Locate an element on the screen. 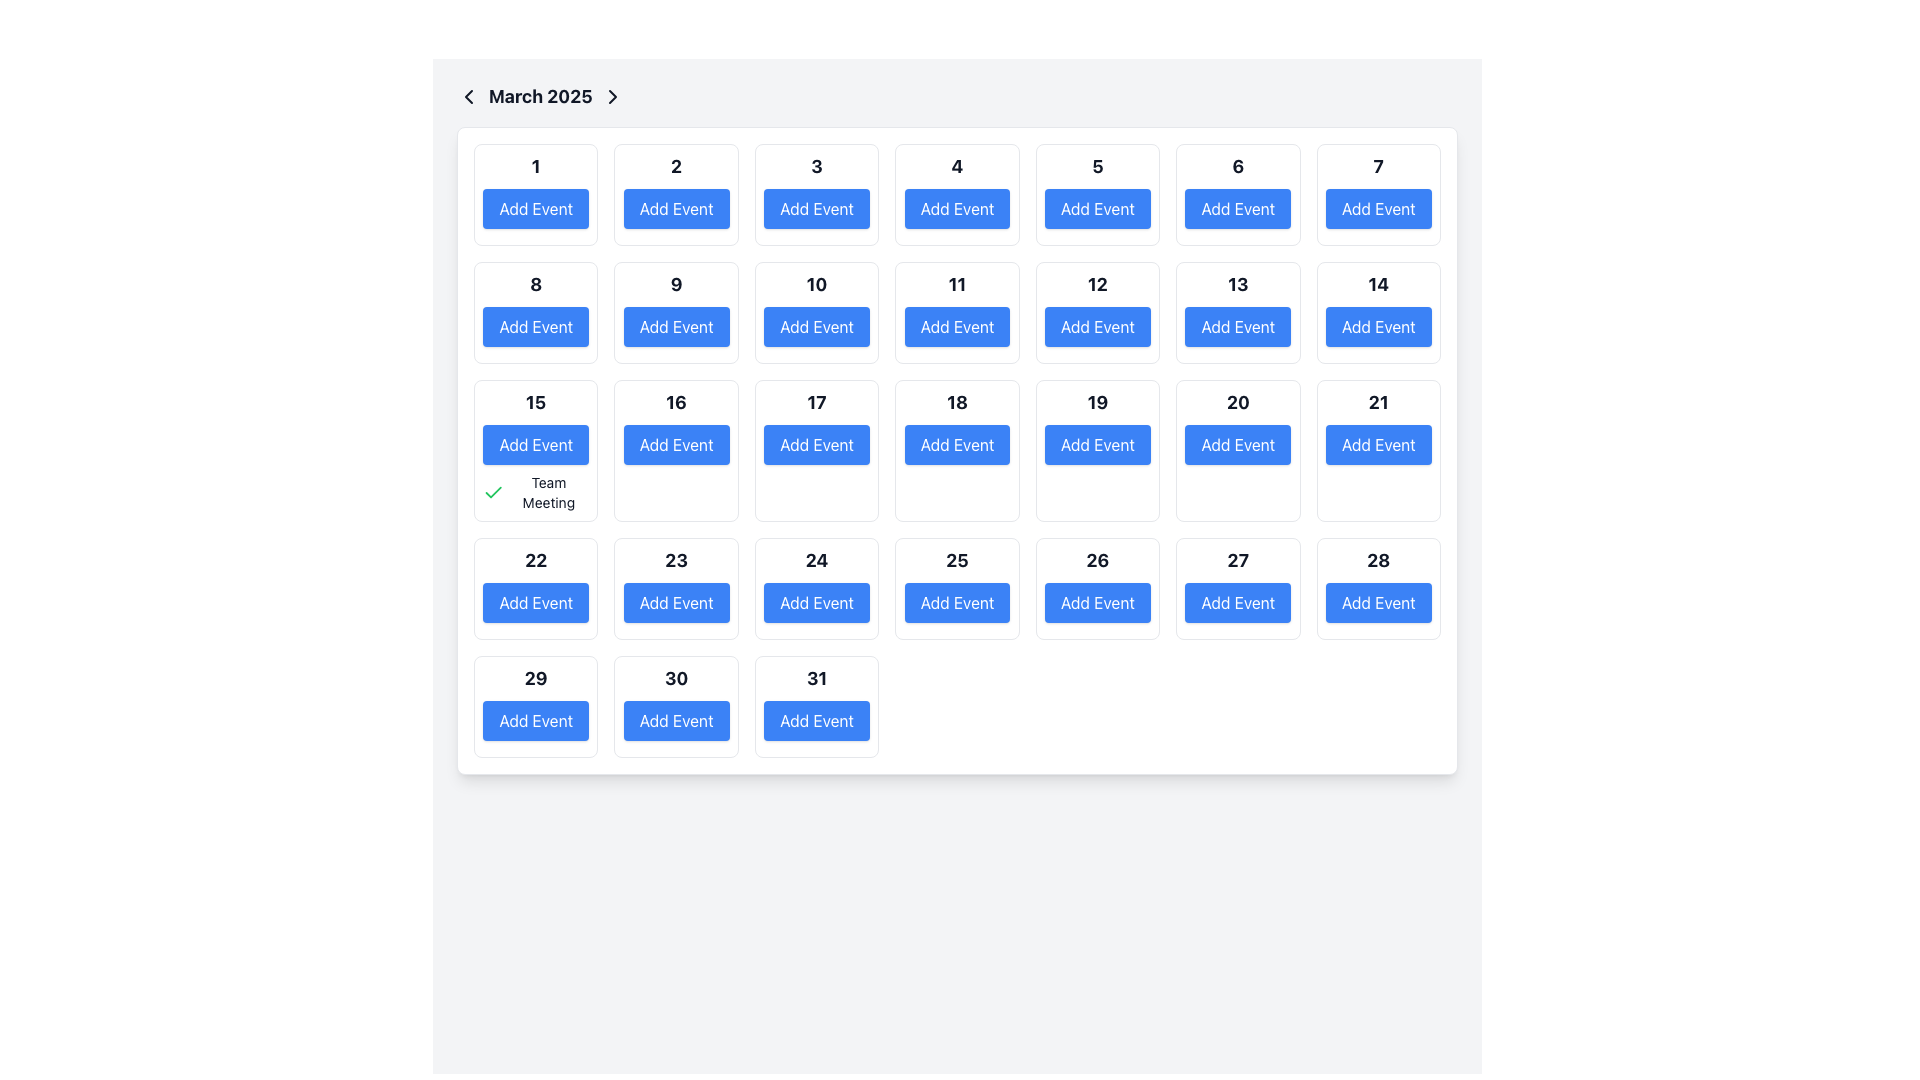 The height and width of the screenshot is (1080, 1920). the 'Add Event' button for the calendar date of the 18th to initiate the event addition process is located at coordinates (956, 451).